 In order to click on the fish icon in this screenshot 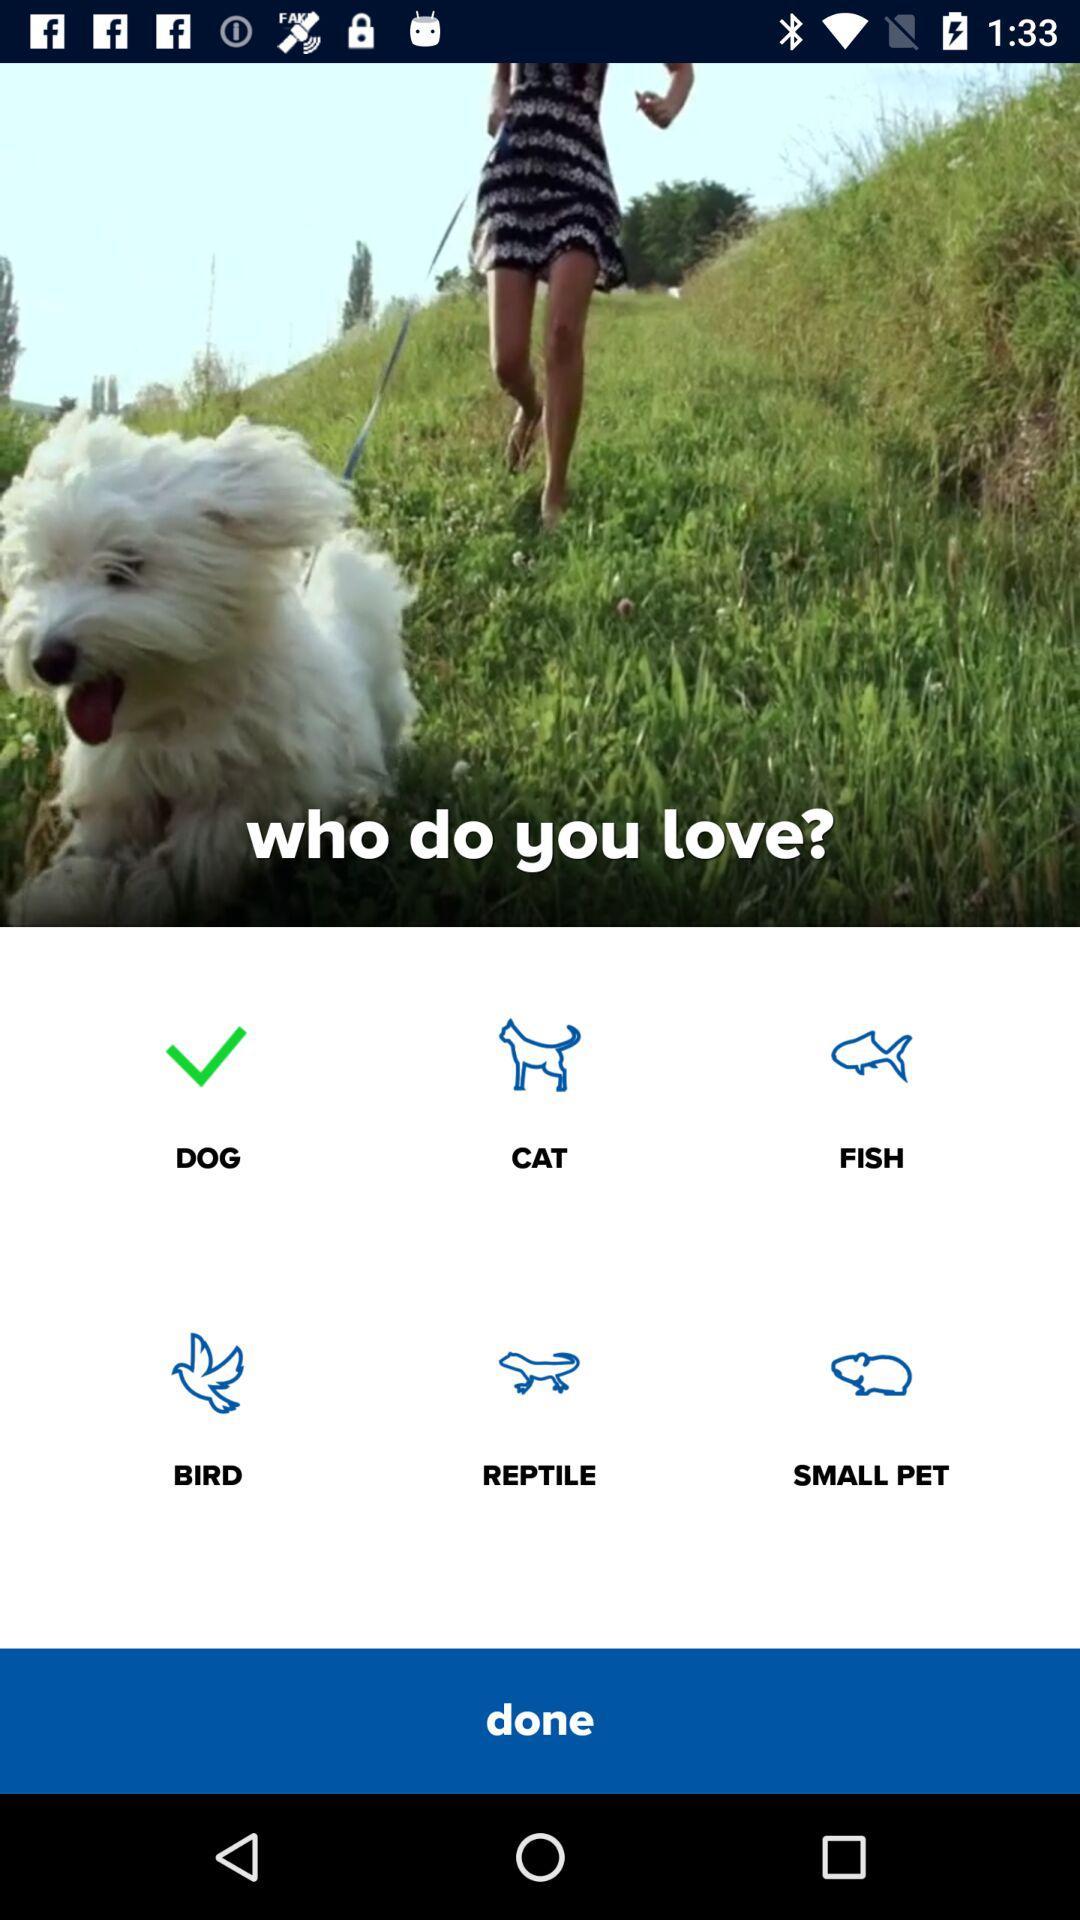, I will do `click(870, 1055)`.